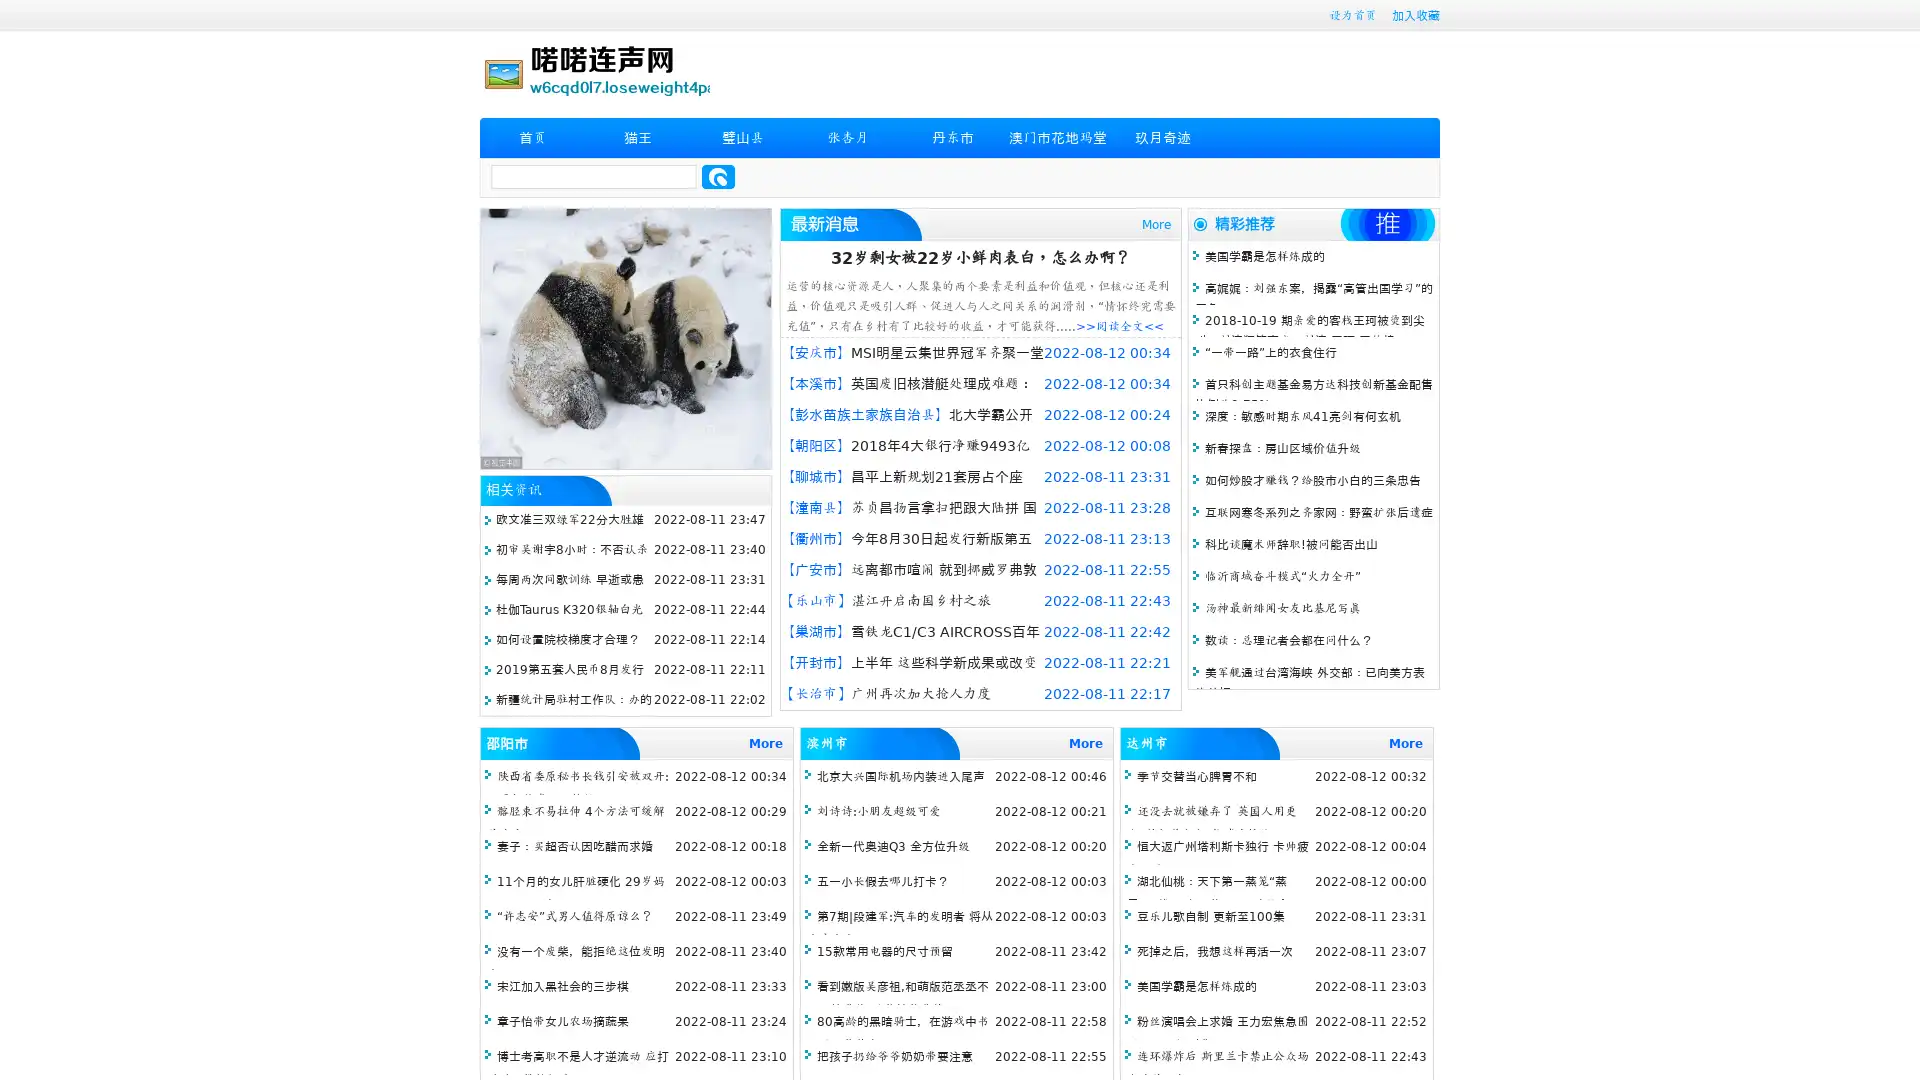  Describe the element at coordinates (718, 176) in the screenshot. I see `Search` at that location.